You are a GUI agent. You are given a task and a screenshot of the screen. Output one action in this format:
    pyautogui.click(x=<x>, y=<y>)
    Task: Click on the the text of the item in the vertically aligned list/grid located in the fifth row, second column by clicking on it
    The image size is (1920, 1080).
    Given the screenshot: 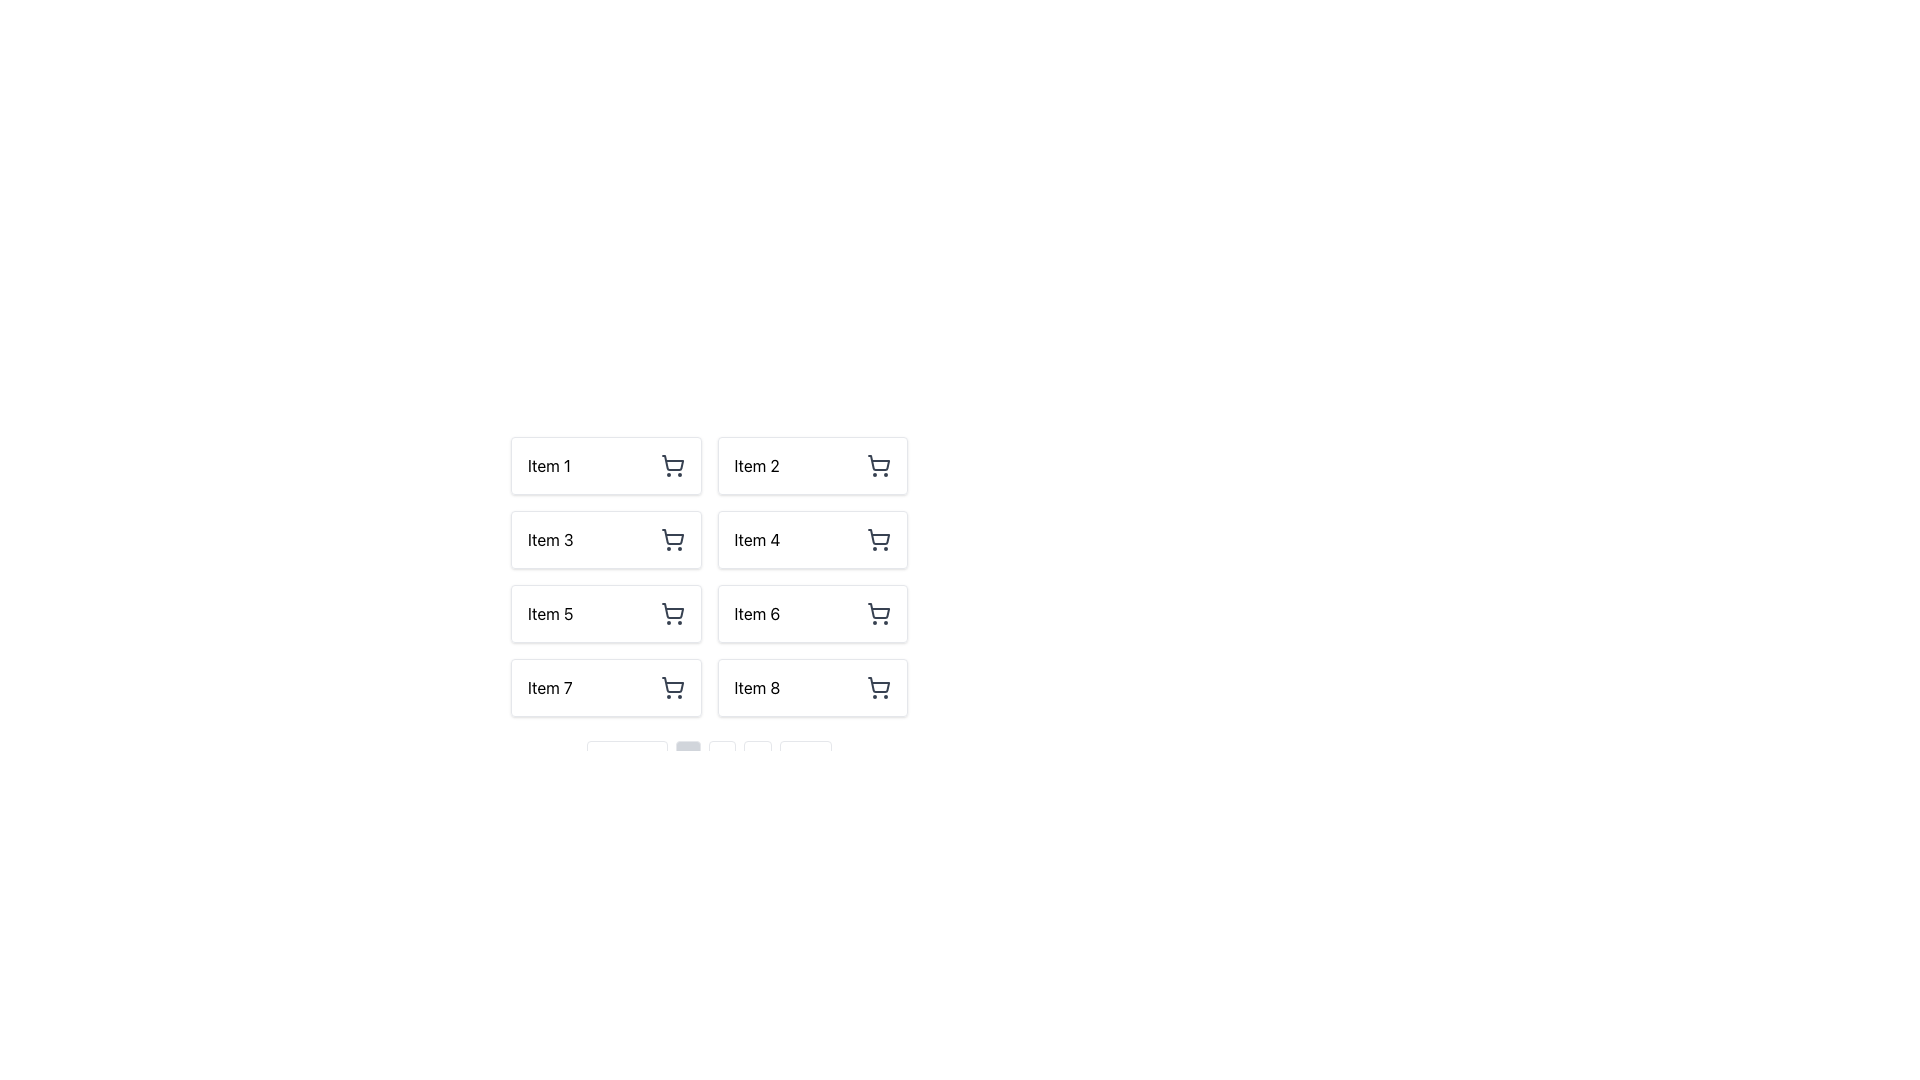 What is the action you would take?
    pyautogui.click(x=709, y=608)
    